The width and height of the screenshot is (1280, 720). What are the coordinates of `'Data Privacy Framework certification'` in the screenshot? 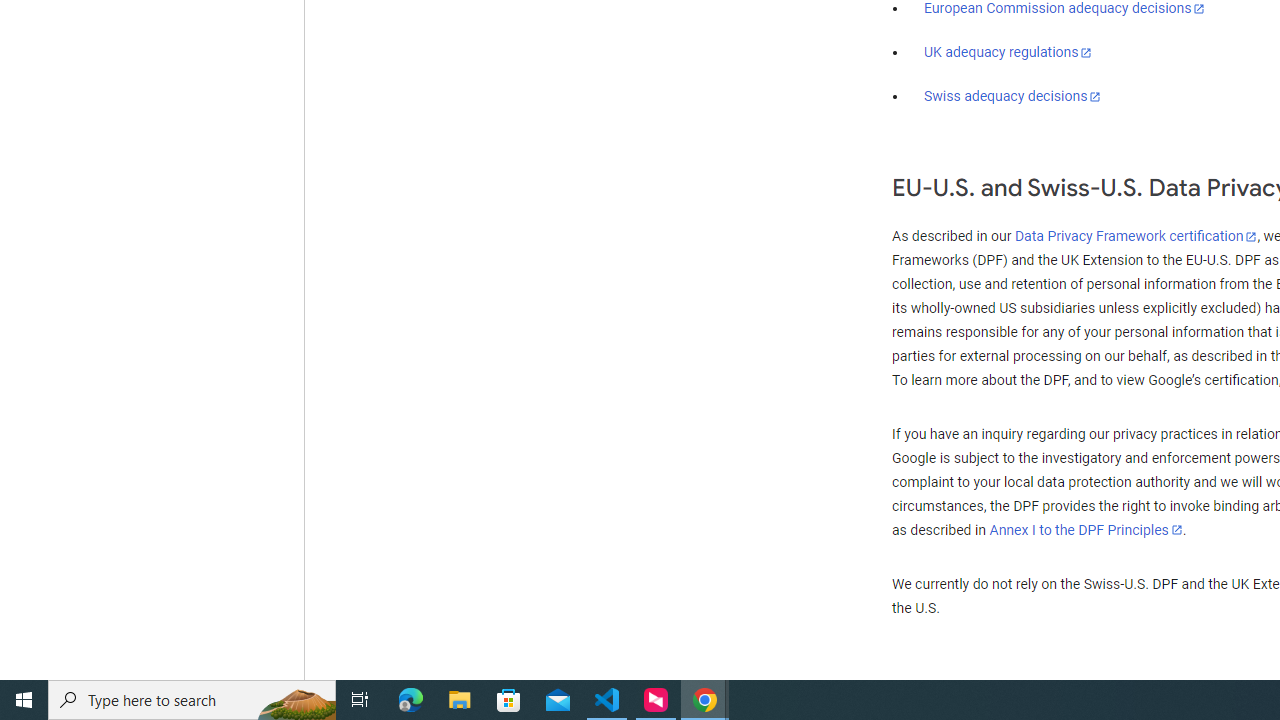 It's located at (1136, 236).